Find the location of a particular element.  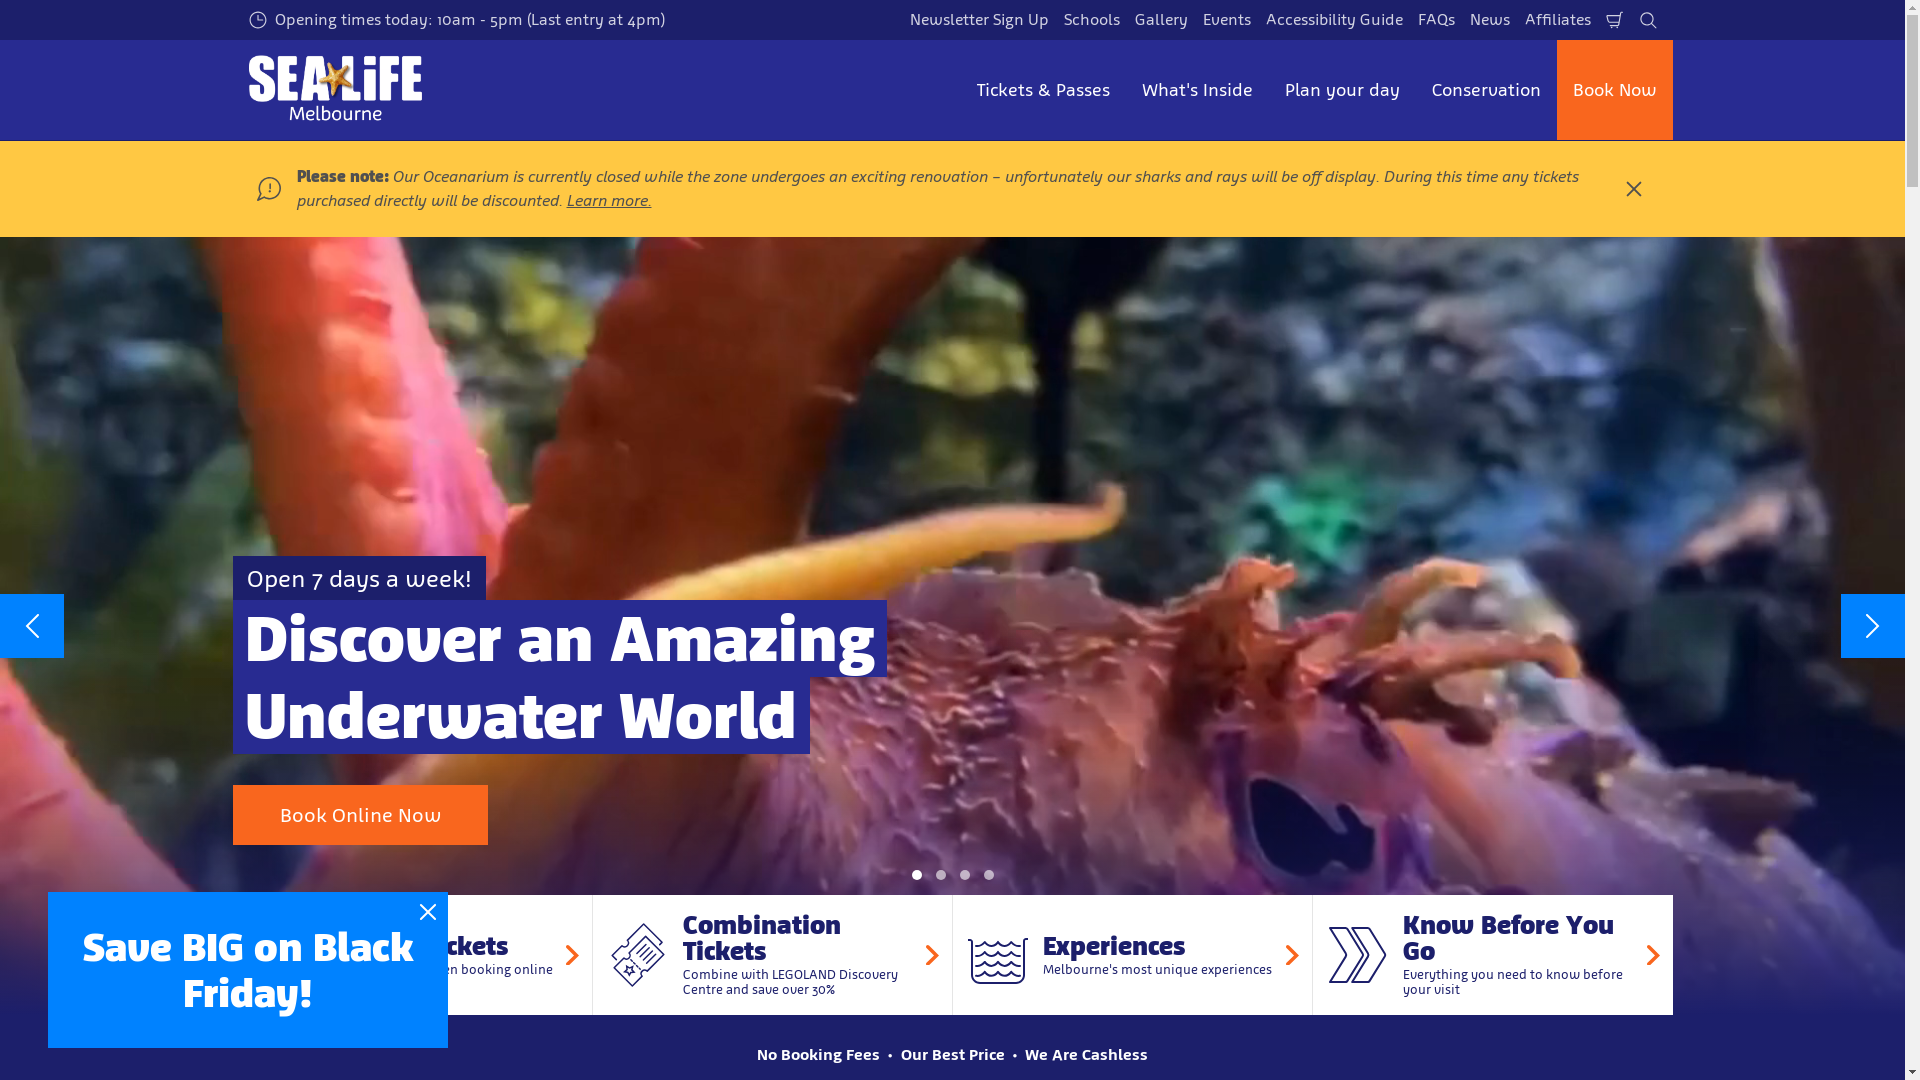

'Newsletter Sign Up' is located at coordinates (978, 19).